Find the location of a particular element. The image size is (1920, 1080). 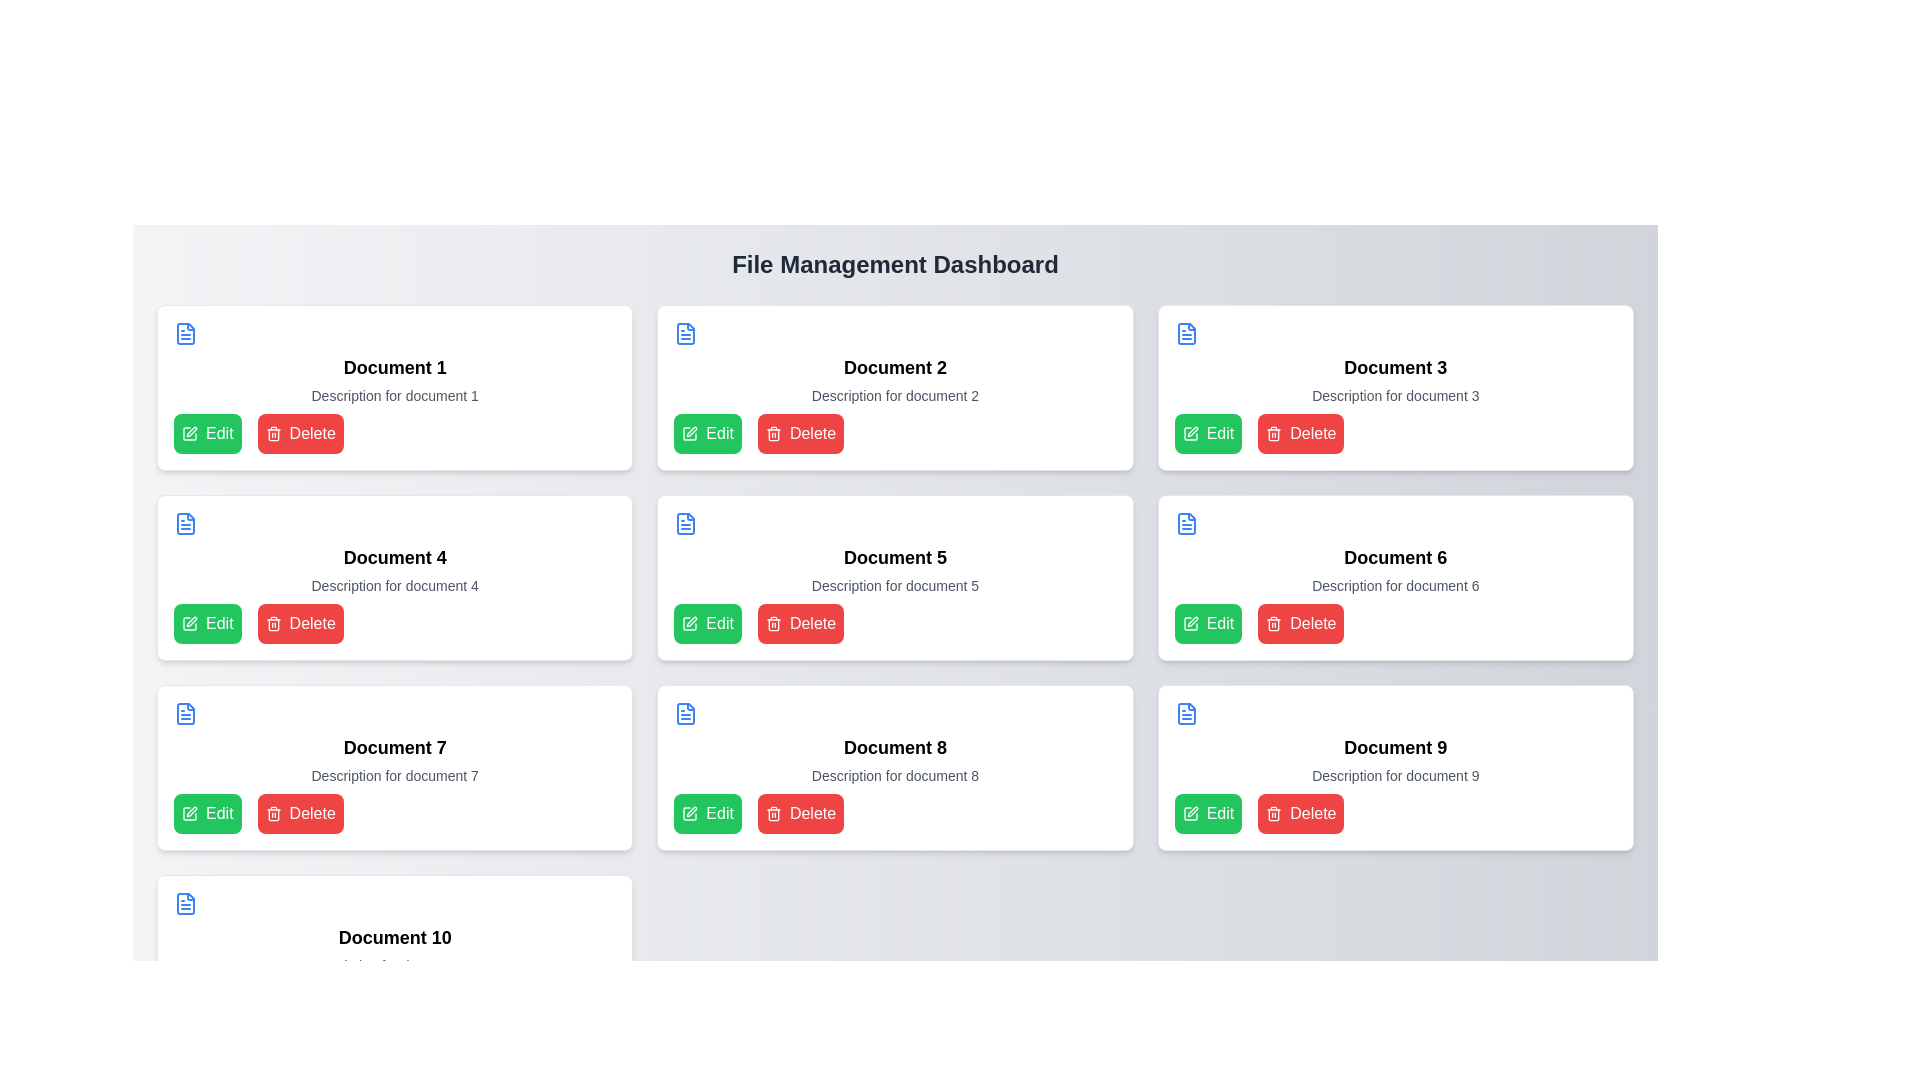

the graphical icon representing a square with a pen intersecting it, located in the left section of the interface next to 'Document 1.' is located at coordinates (190, 433).